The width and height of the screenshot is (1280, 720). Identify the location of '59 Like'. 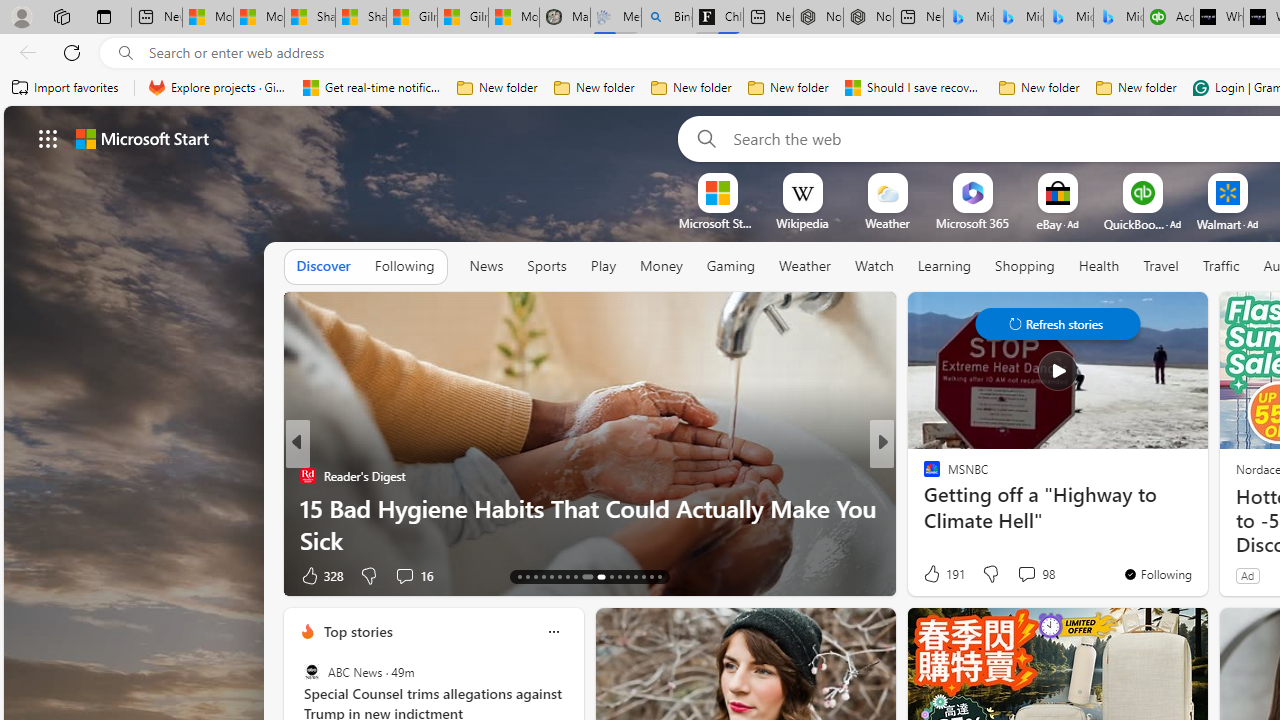
(933, 575).